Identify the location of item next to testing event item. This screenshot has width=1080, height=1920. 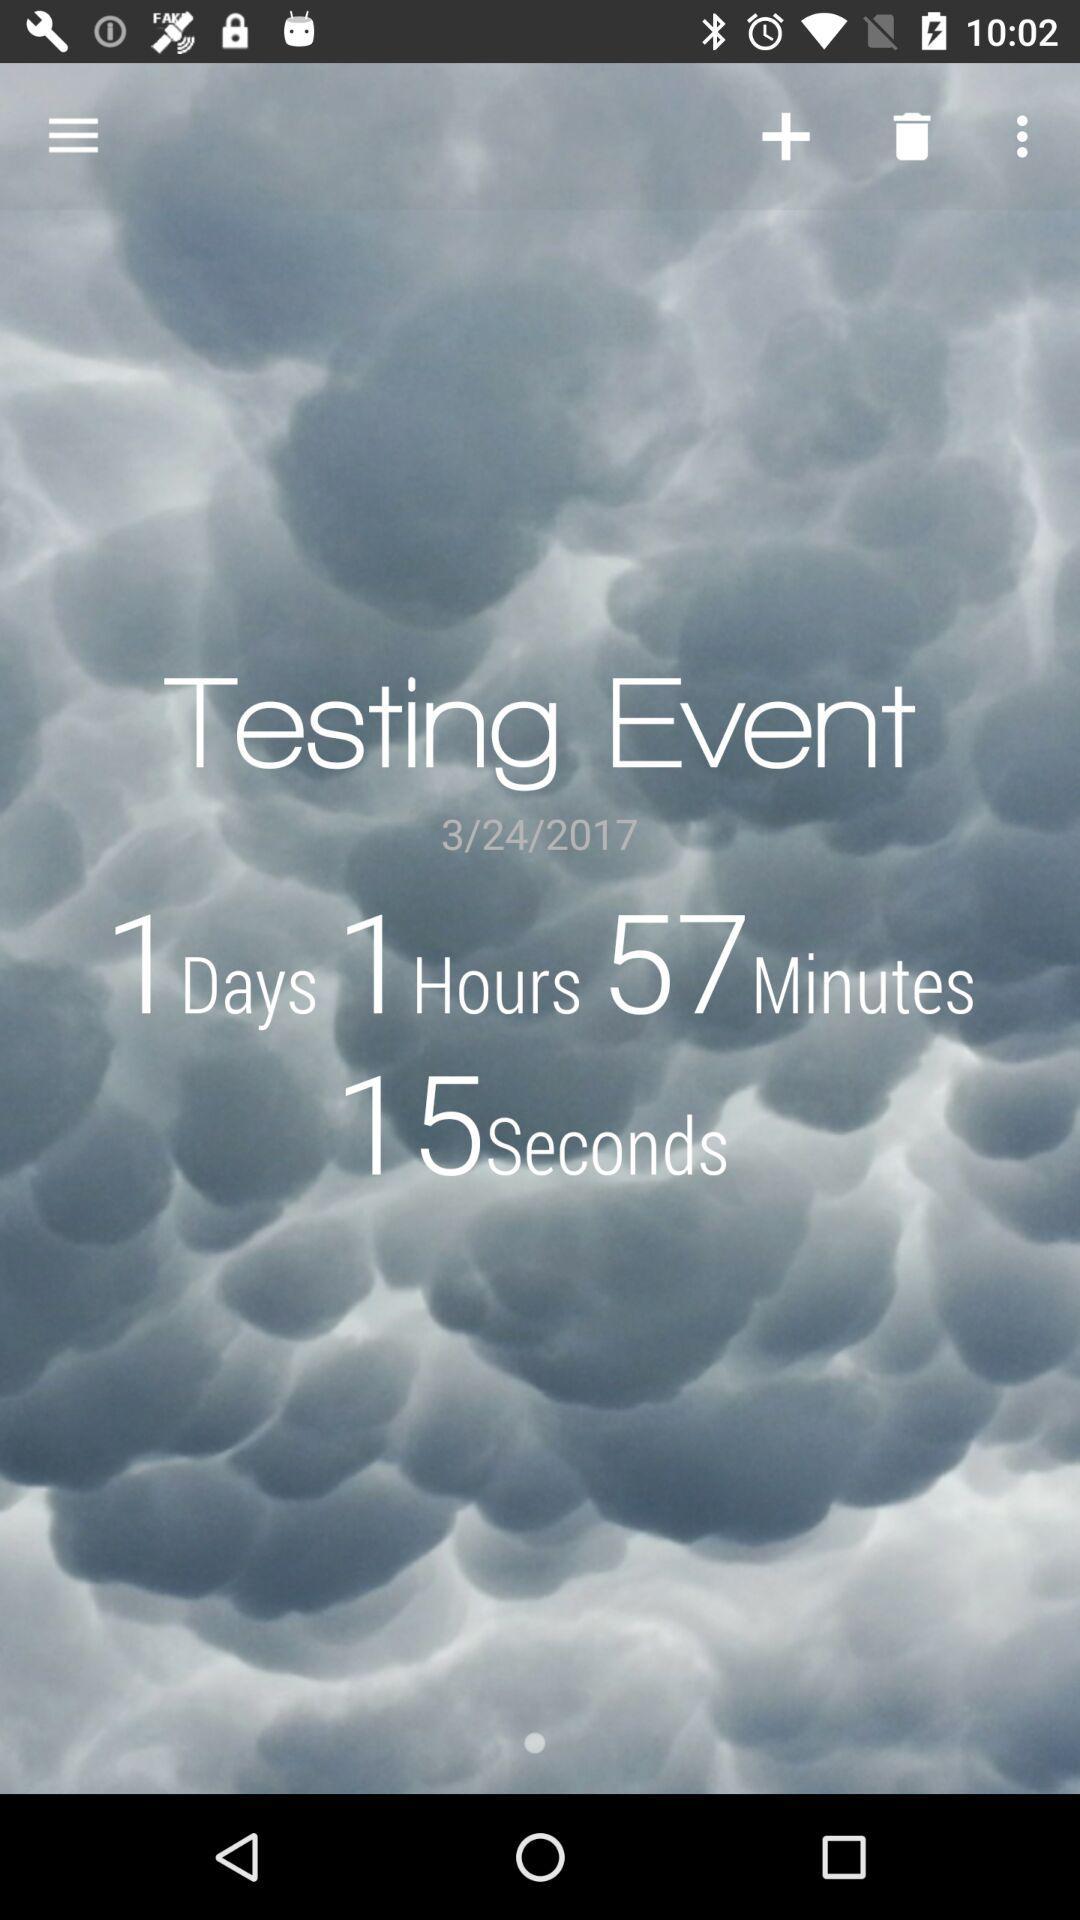
(785, 135).